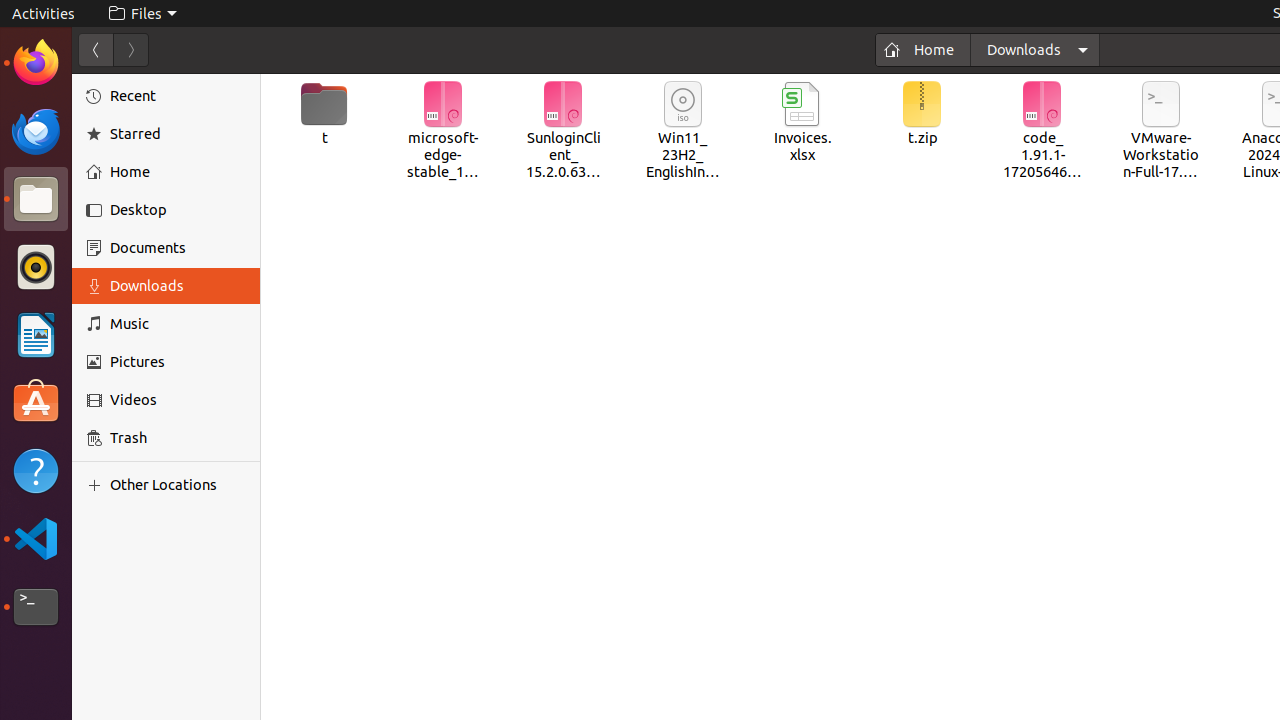 The width and height of the screenshot is (1280, 720). Describe the element at coordinates (97, 484) in the screenshot. I see `'Add'` at that location.